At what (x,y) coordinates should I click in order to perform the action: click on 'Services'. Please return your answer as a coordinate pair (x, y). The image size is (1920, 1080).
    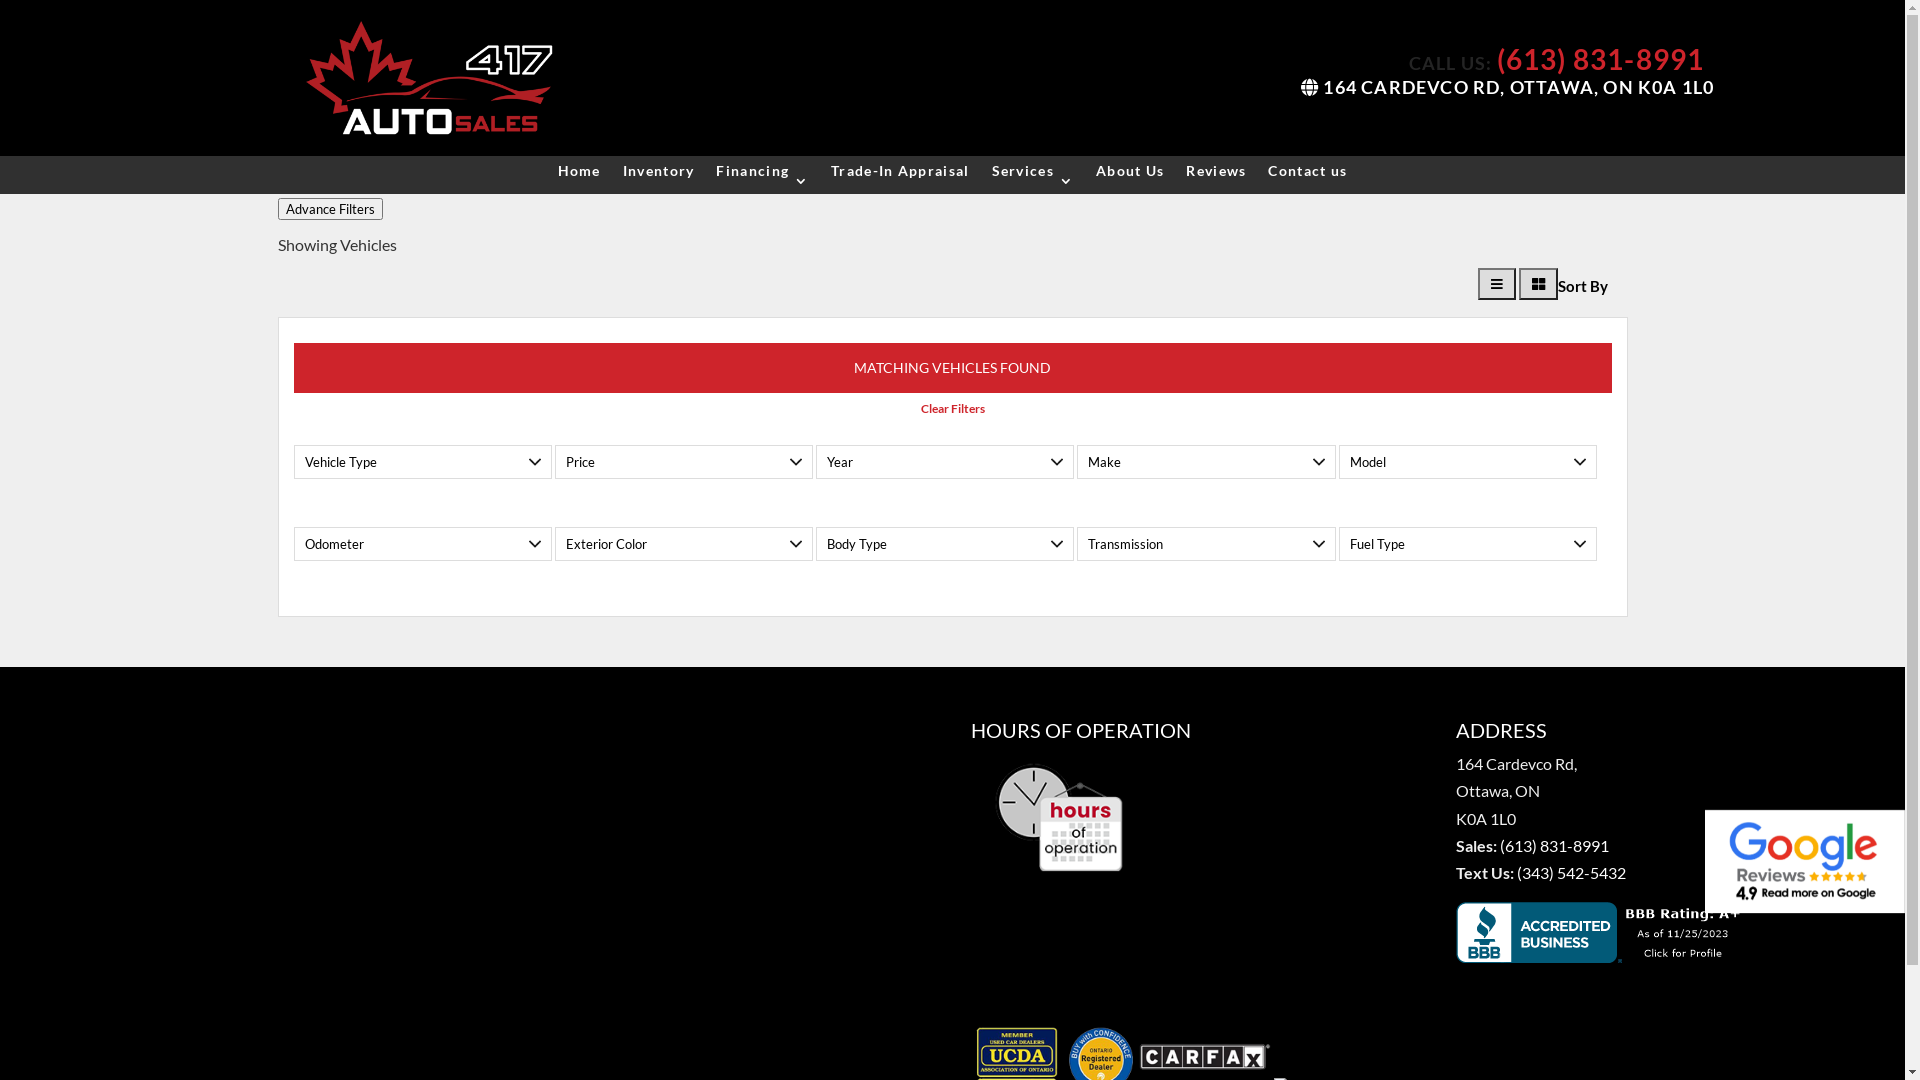
    Looking at the image, I should click on (1032, 173).